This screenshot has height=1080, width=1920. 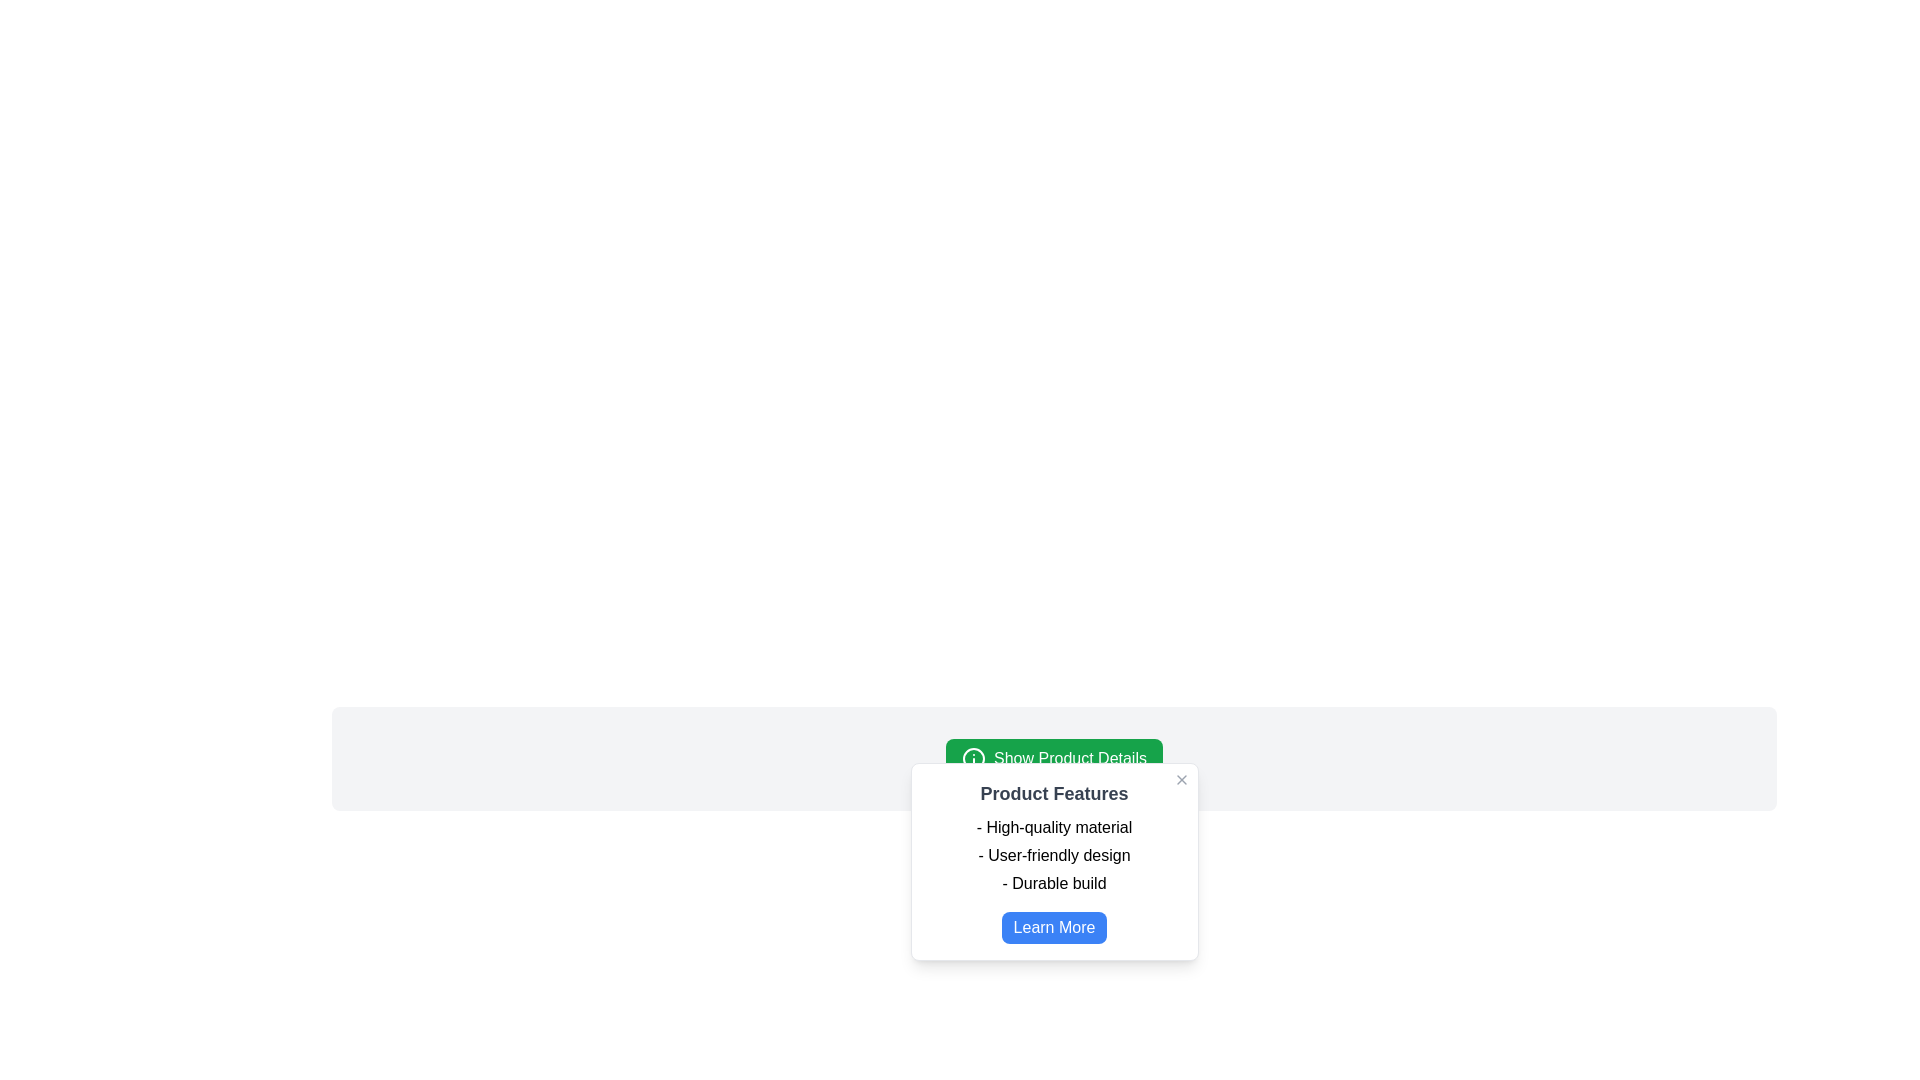 I want to click on the static text label that serves as a heading for the modal, positioned near the top center of the modal box, so click(x=1053, y=793).